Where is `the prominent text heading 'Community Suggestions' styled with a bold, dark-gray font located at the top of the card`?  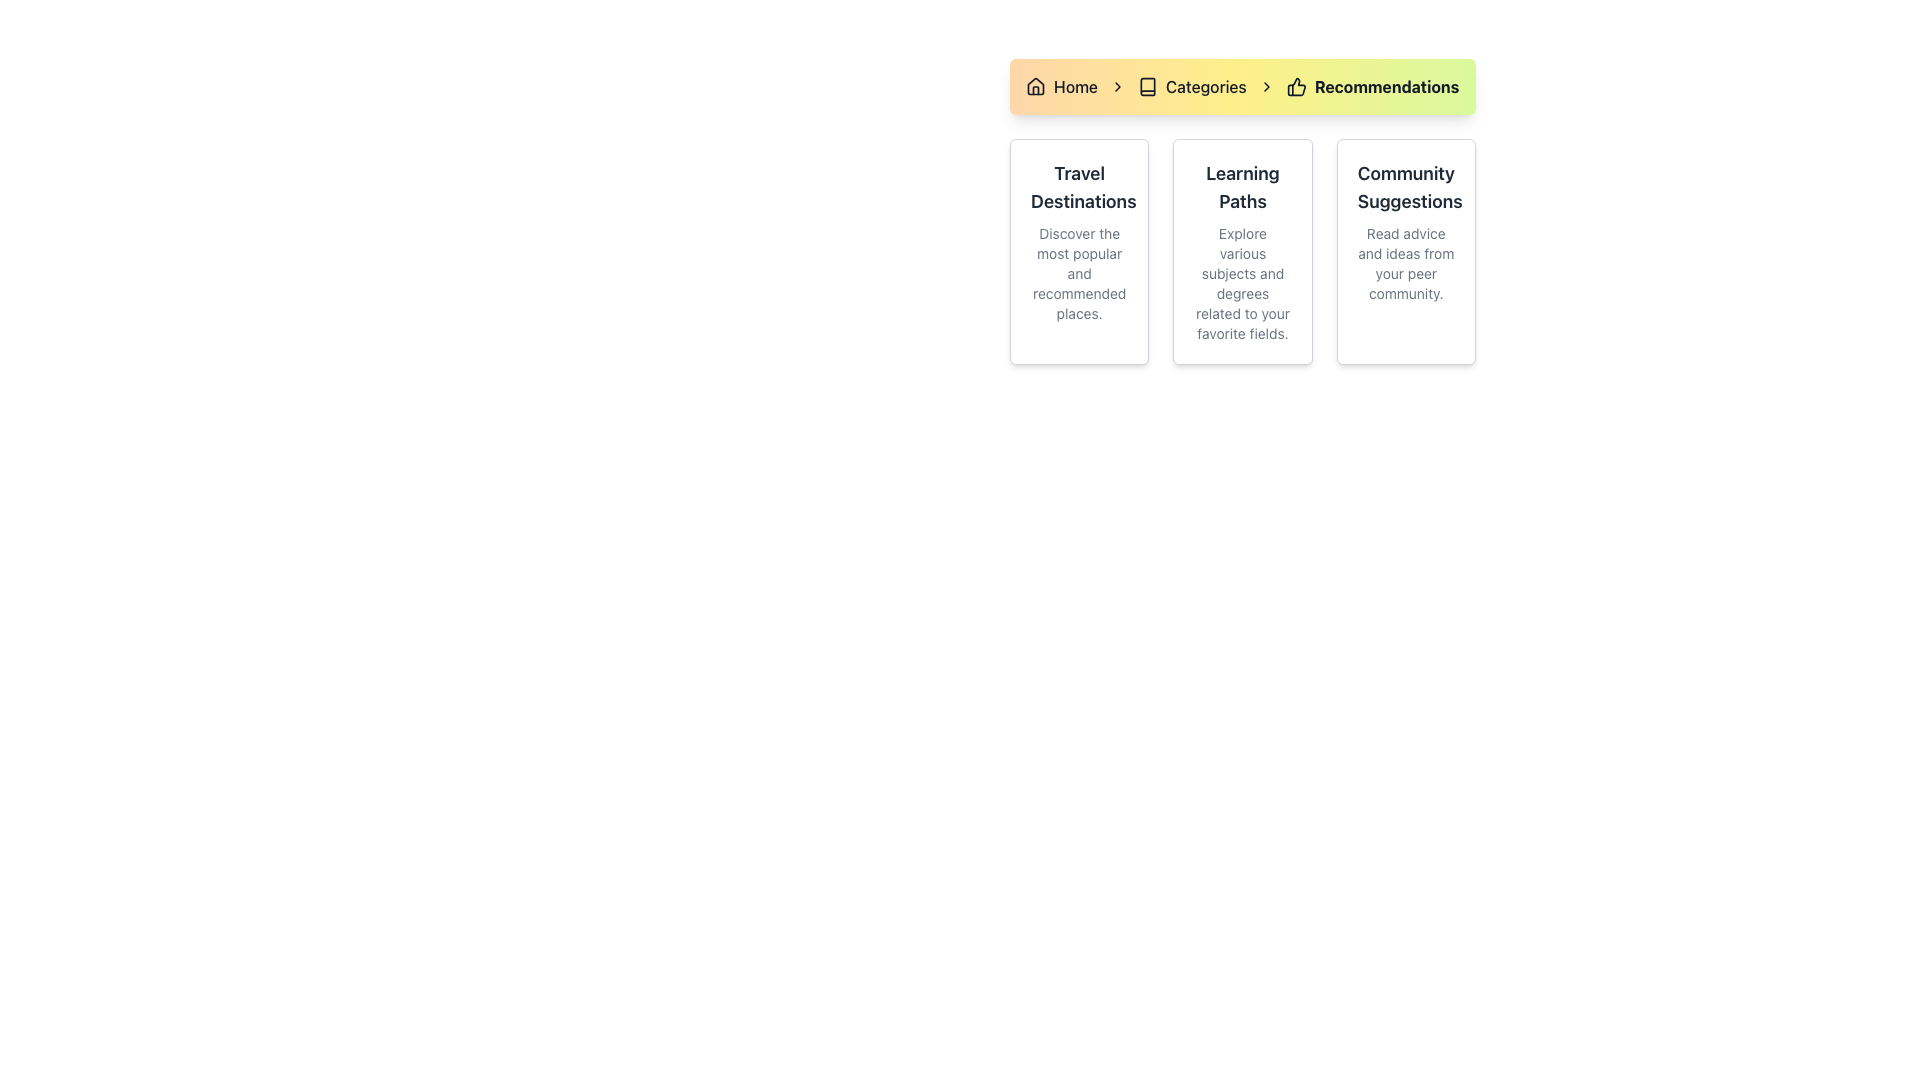
the prominent text heading 'Community Suggestions' styled with a bold, dark-gray font located at the top of the card is located at coordinates (1405, 188).